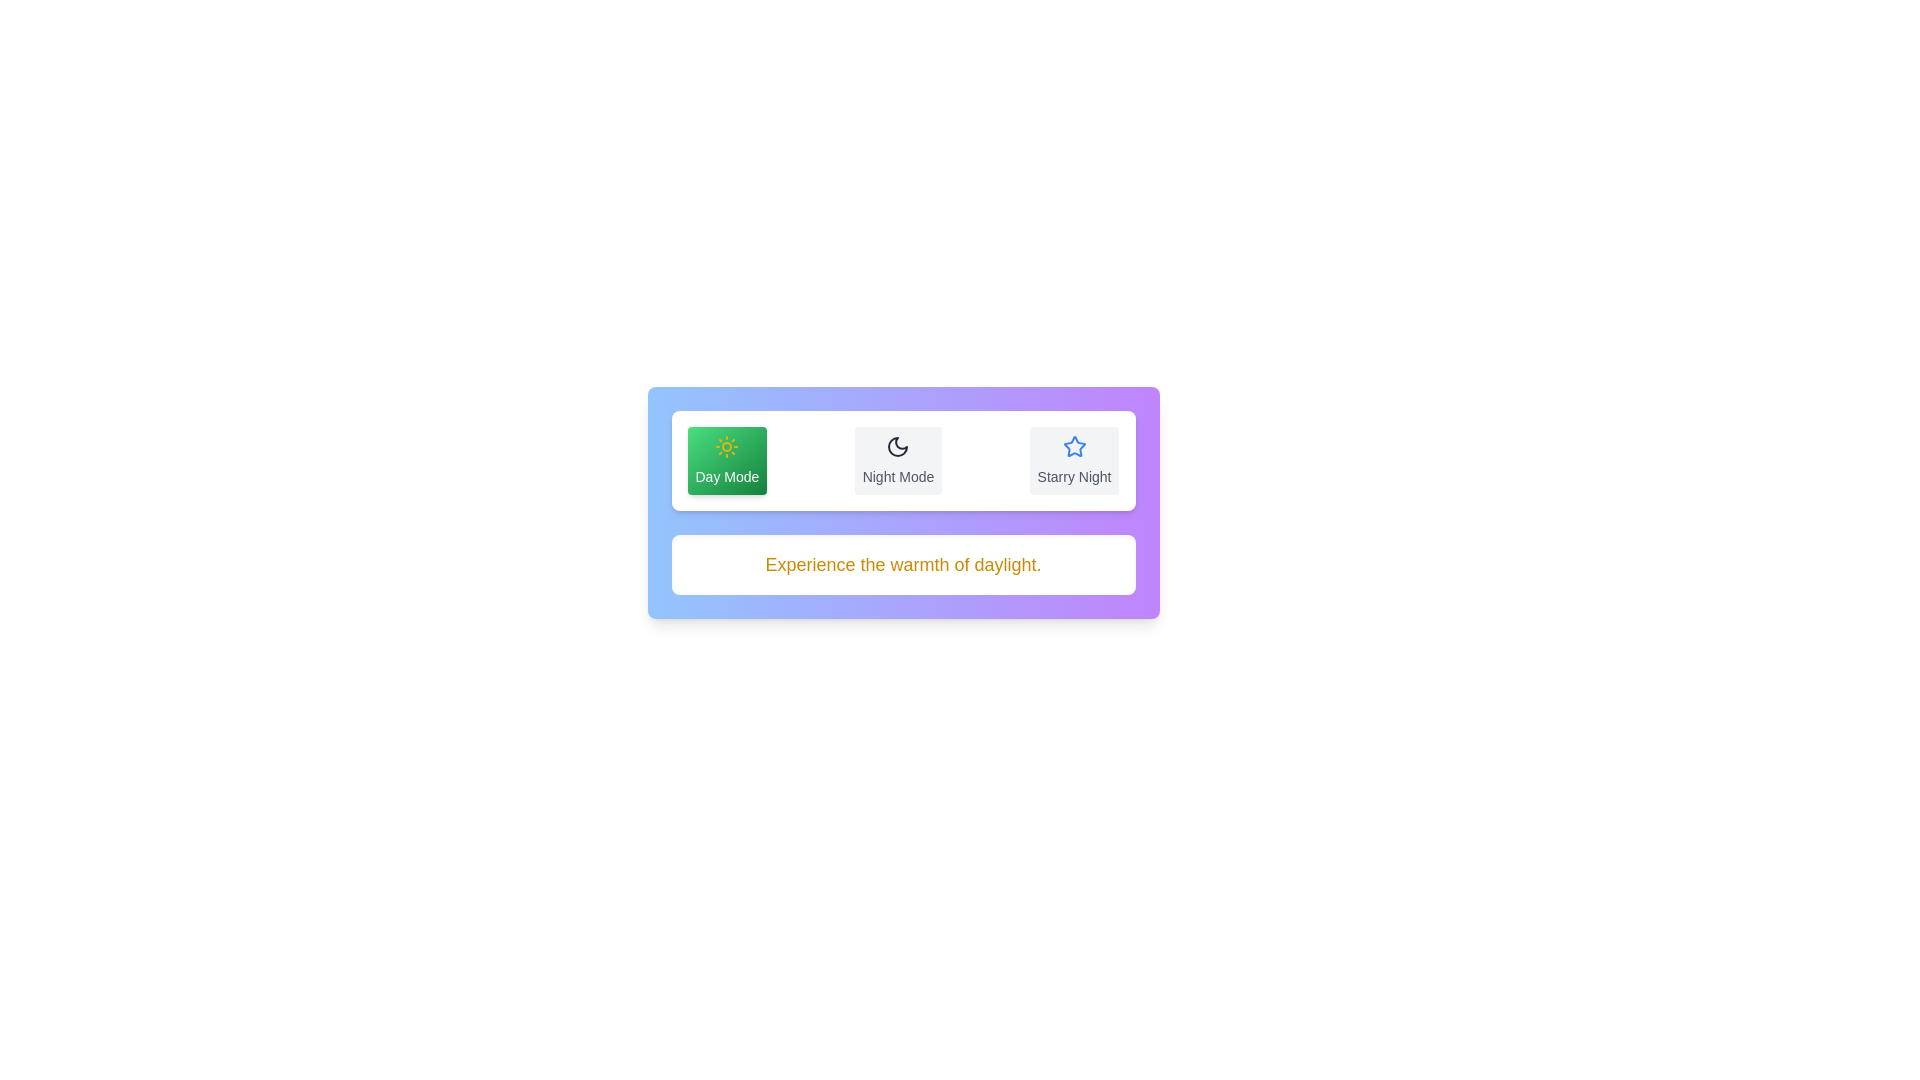 Image resolution: width=1920 pixels, height=1080 pixels. Describe the element at coordinates (726, 446) in the screenshot. I see `the sun icon located at the center of the green 'Day Mode' button` at that location.